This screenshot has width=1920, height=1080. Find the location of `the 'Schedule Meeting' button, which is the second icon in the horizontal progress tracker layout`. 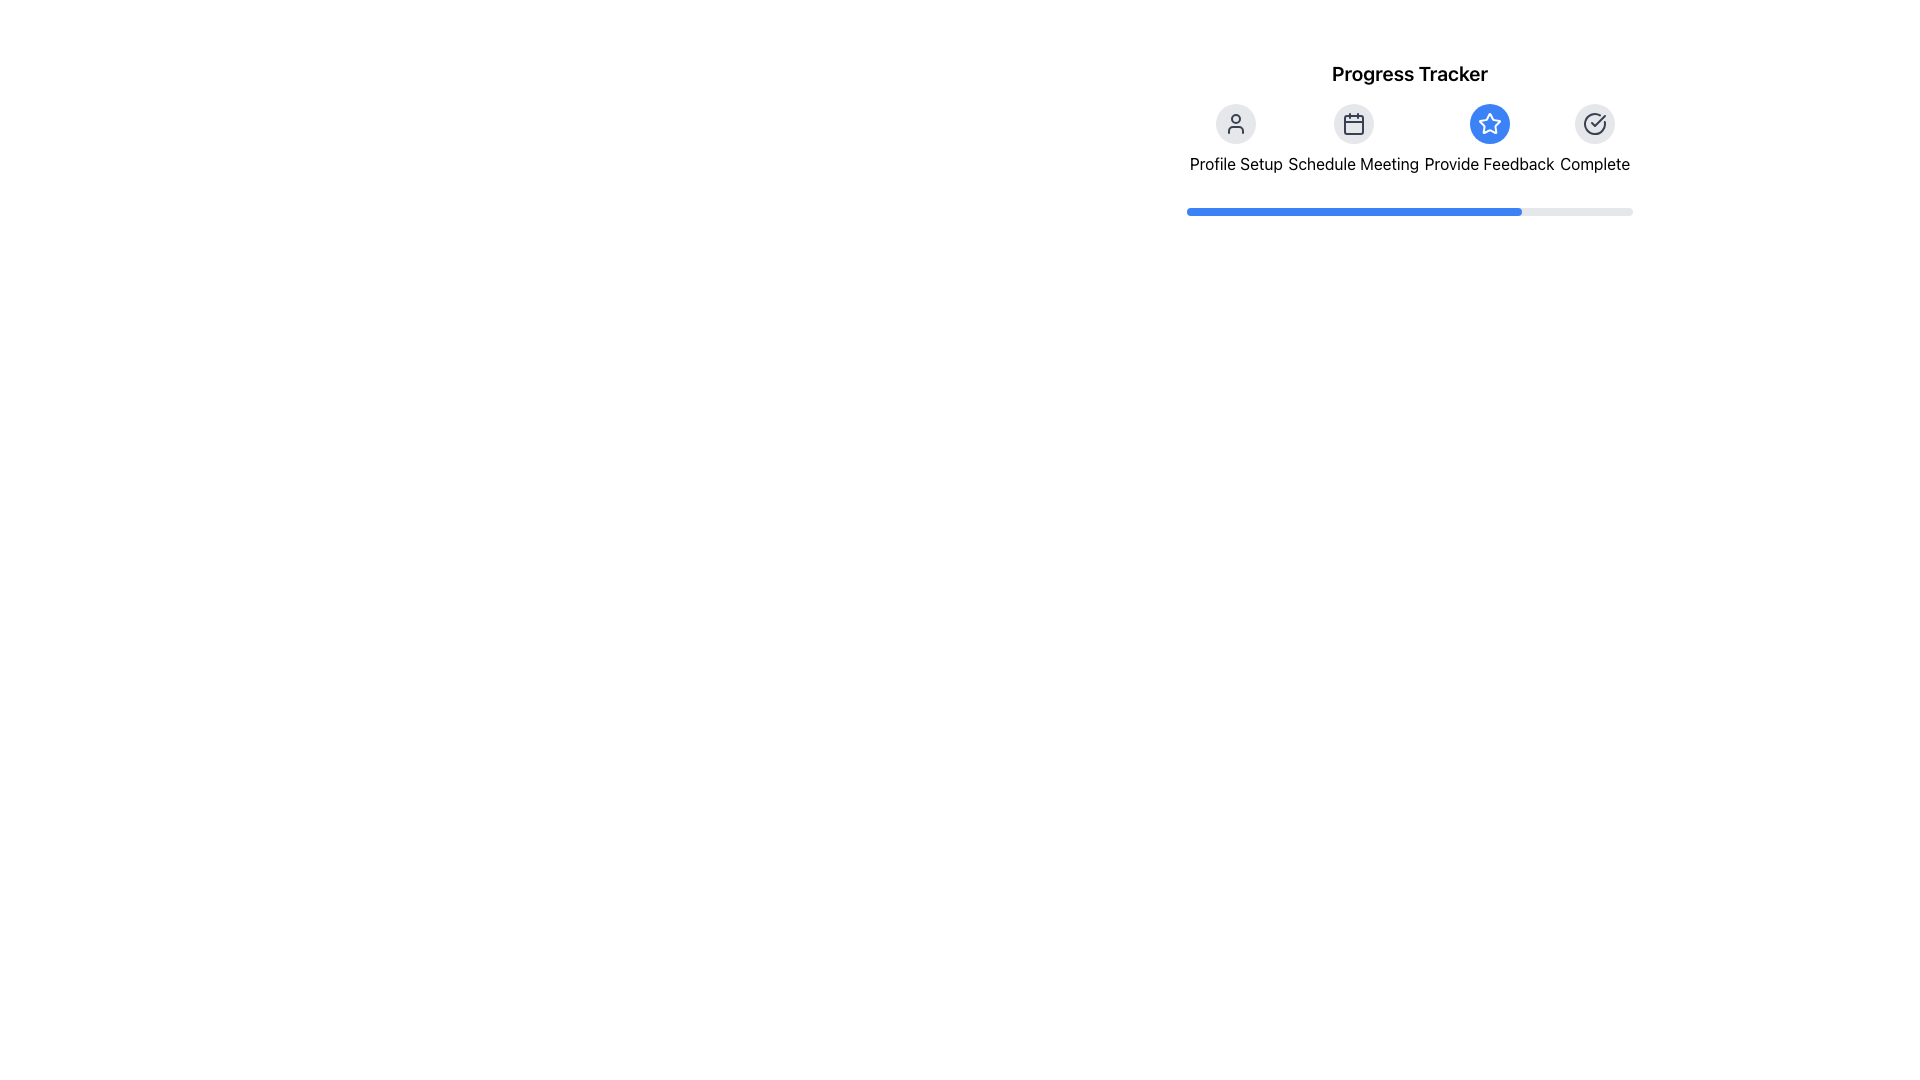

the 'Schedule Meeting' button, which is the second icon in the horizontal progress tracker layout is located at coordinates (1353, 123).